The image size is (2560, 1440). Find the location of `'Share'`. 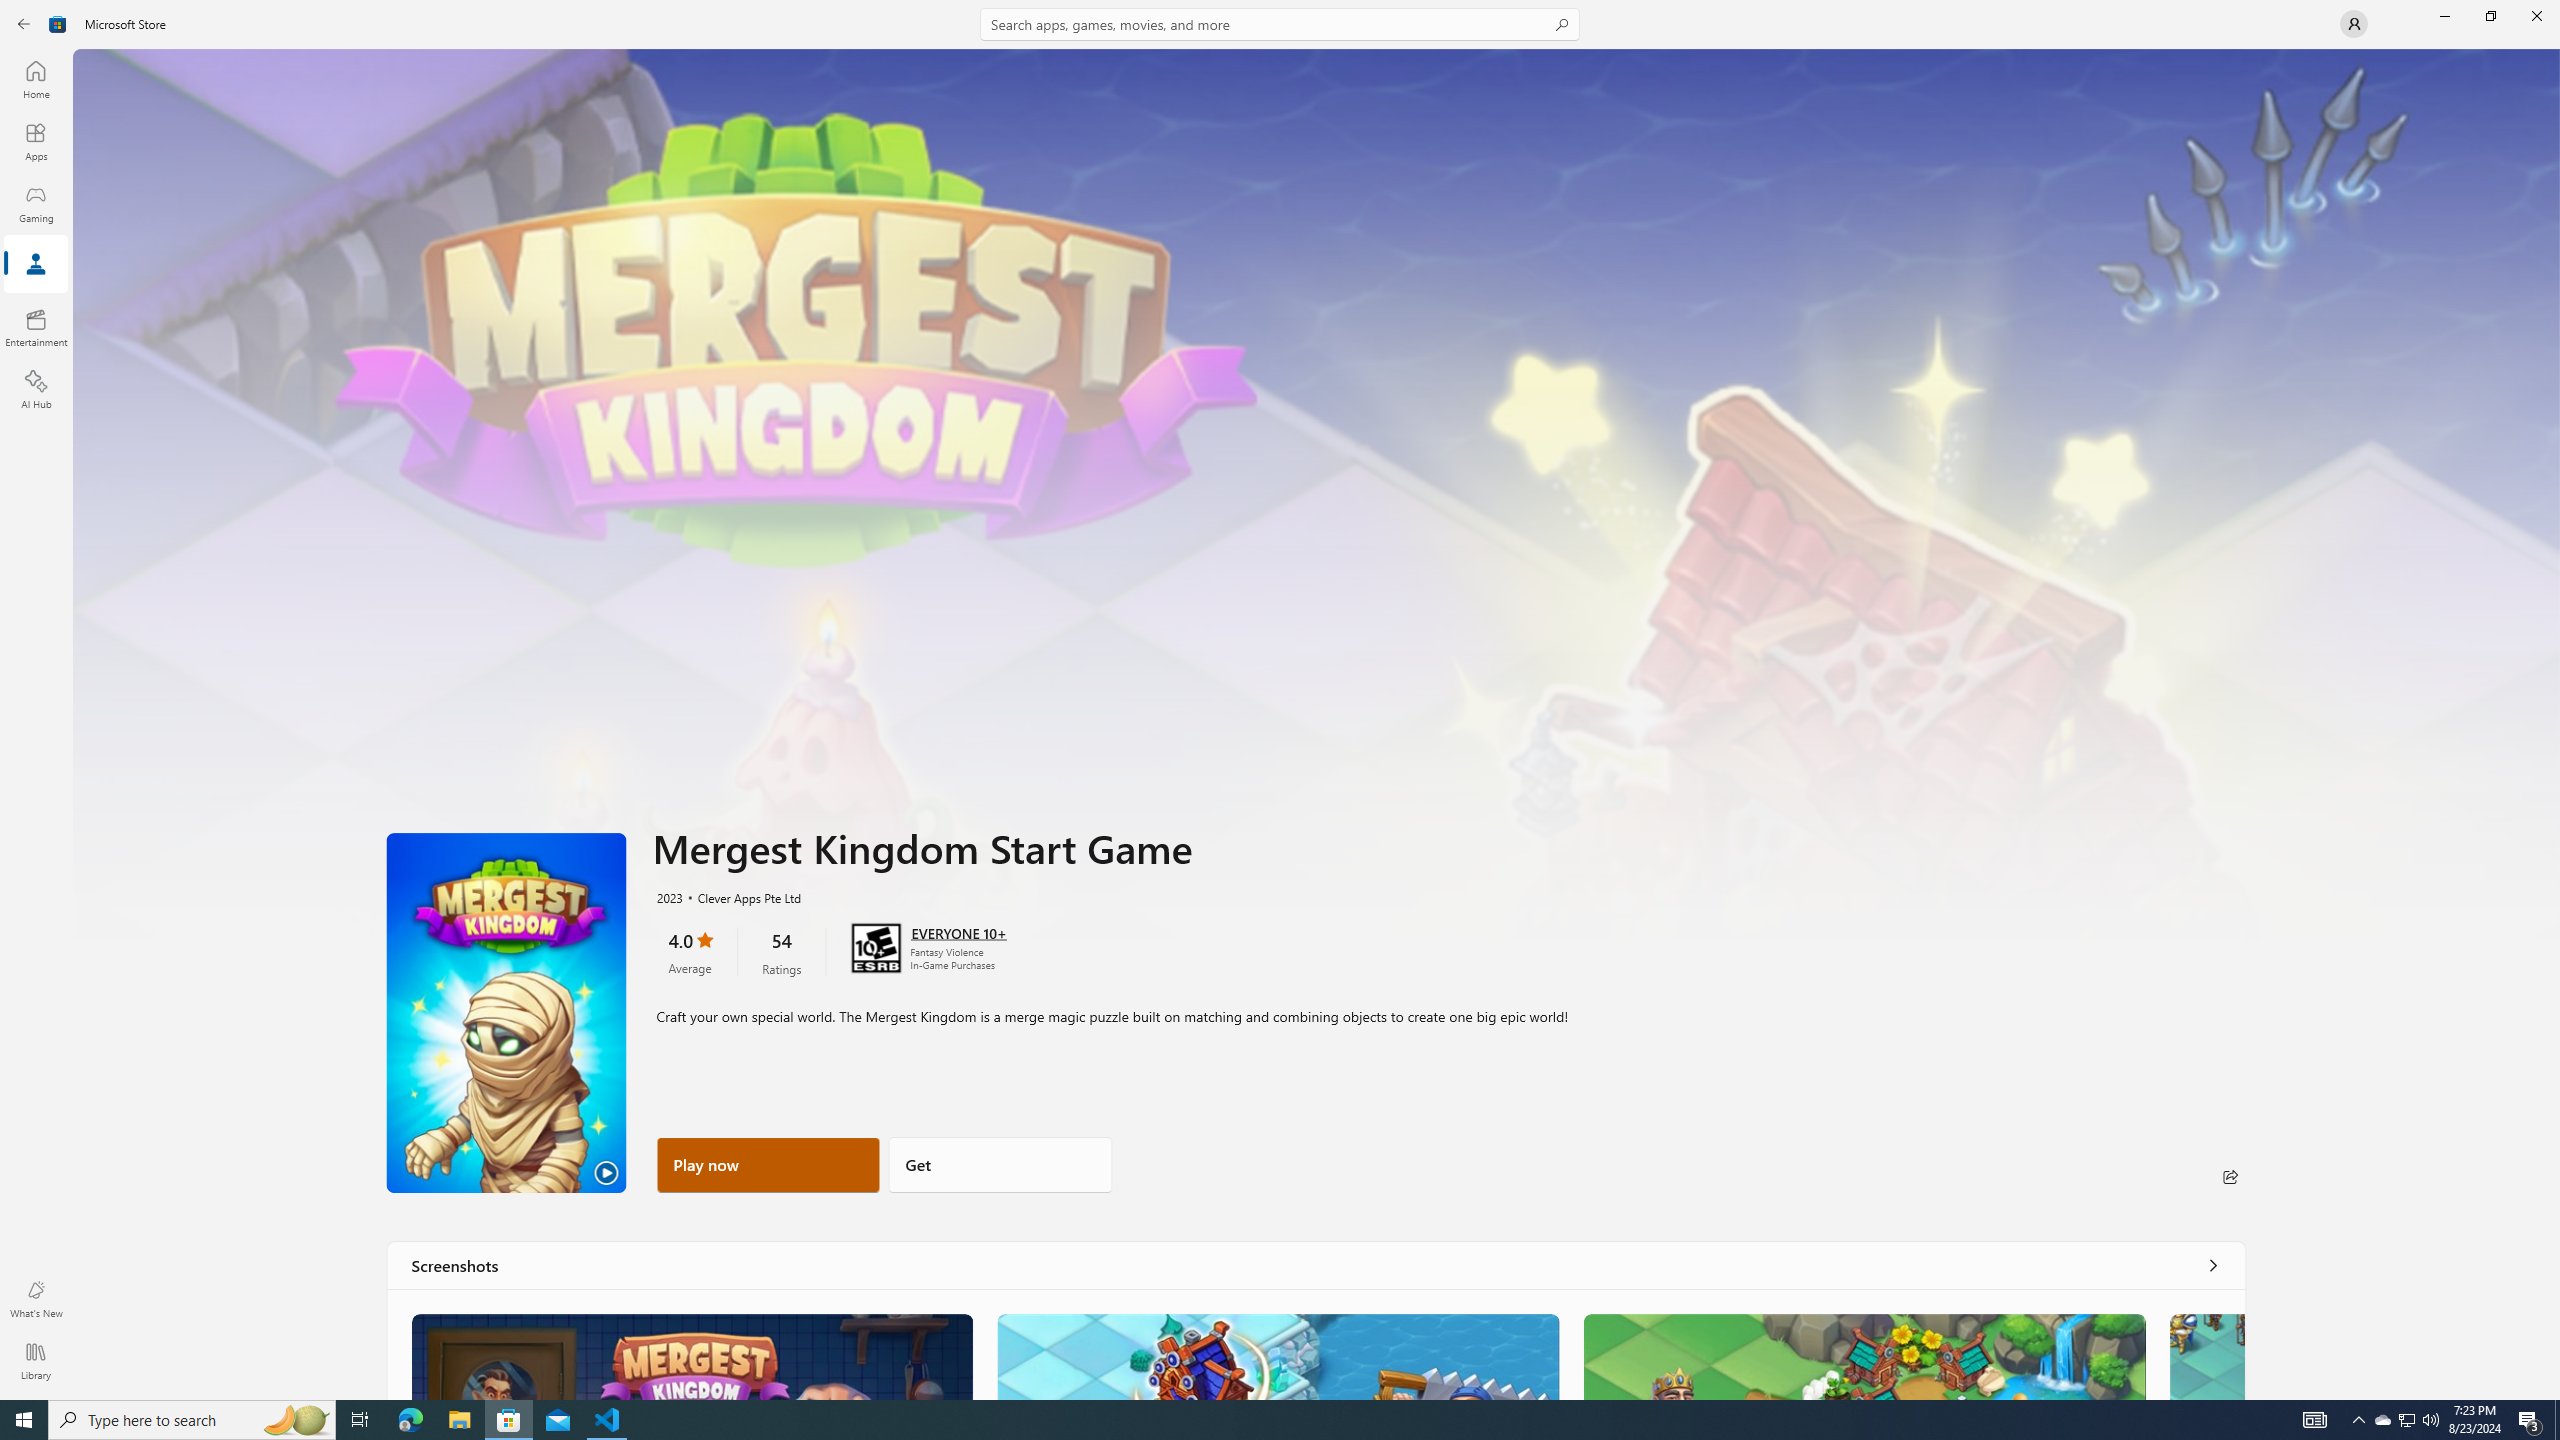

'Share' is located at coordinates (2229, 1175).